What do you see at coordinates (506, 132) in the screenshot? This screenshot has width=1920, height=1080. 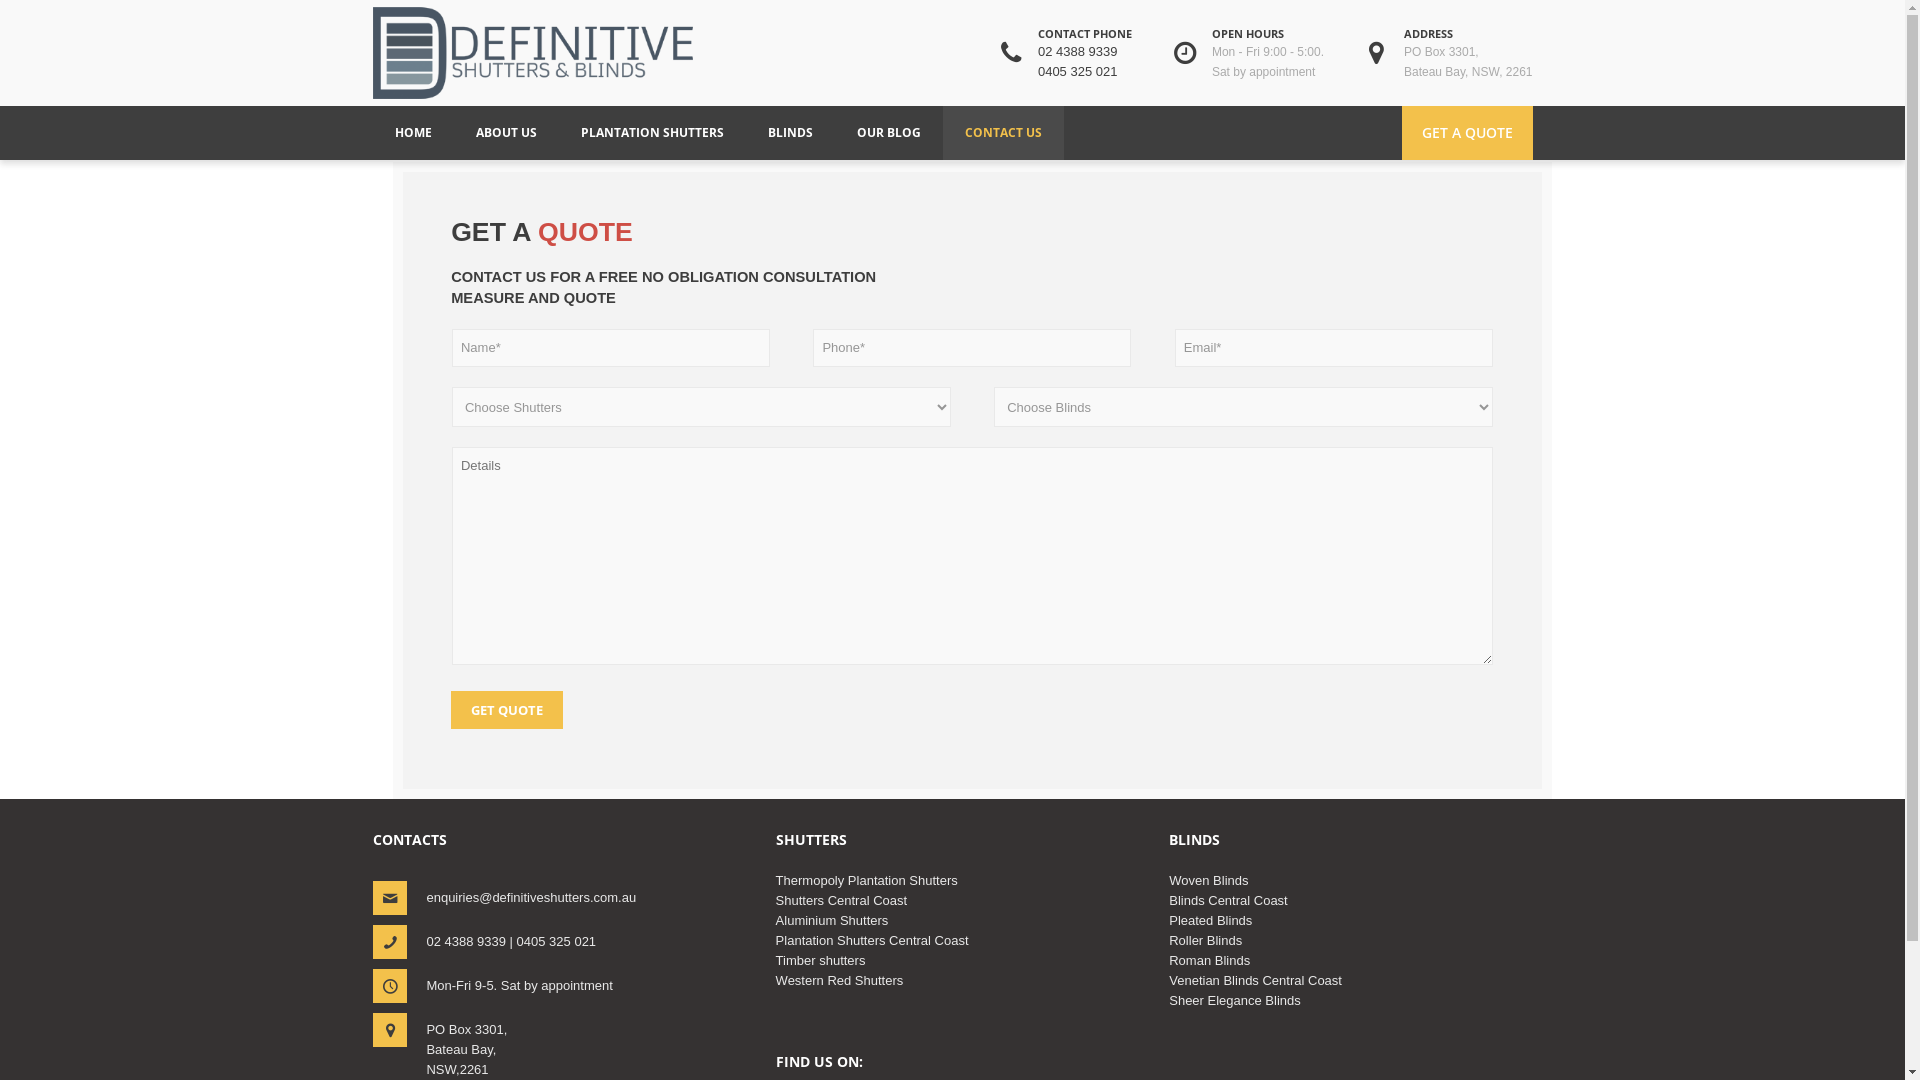 I see `'ABOUT US'` at bounding box center [506, 132].